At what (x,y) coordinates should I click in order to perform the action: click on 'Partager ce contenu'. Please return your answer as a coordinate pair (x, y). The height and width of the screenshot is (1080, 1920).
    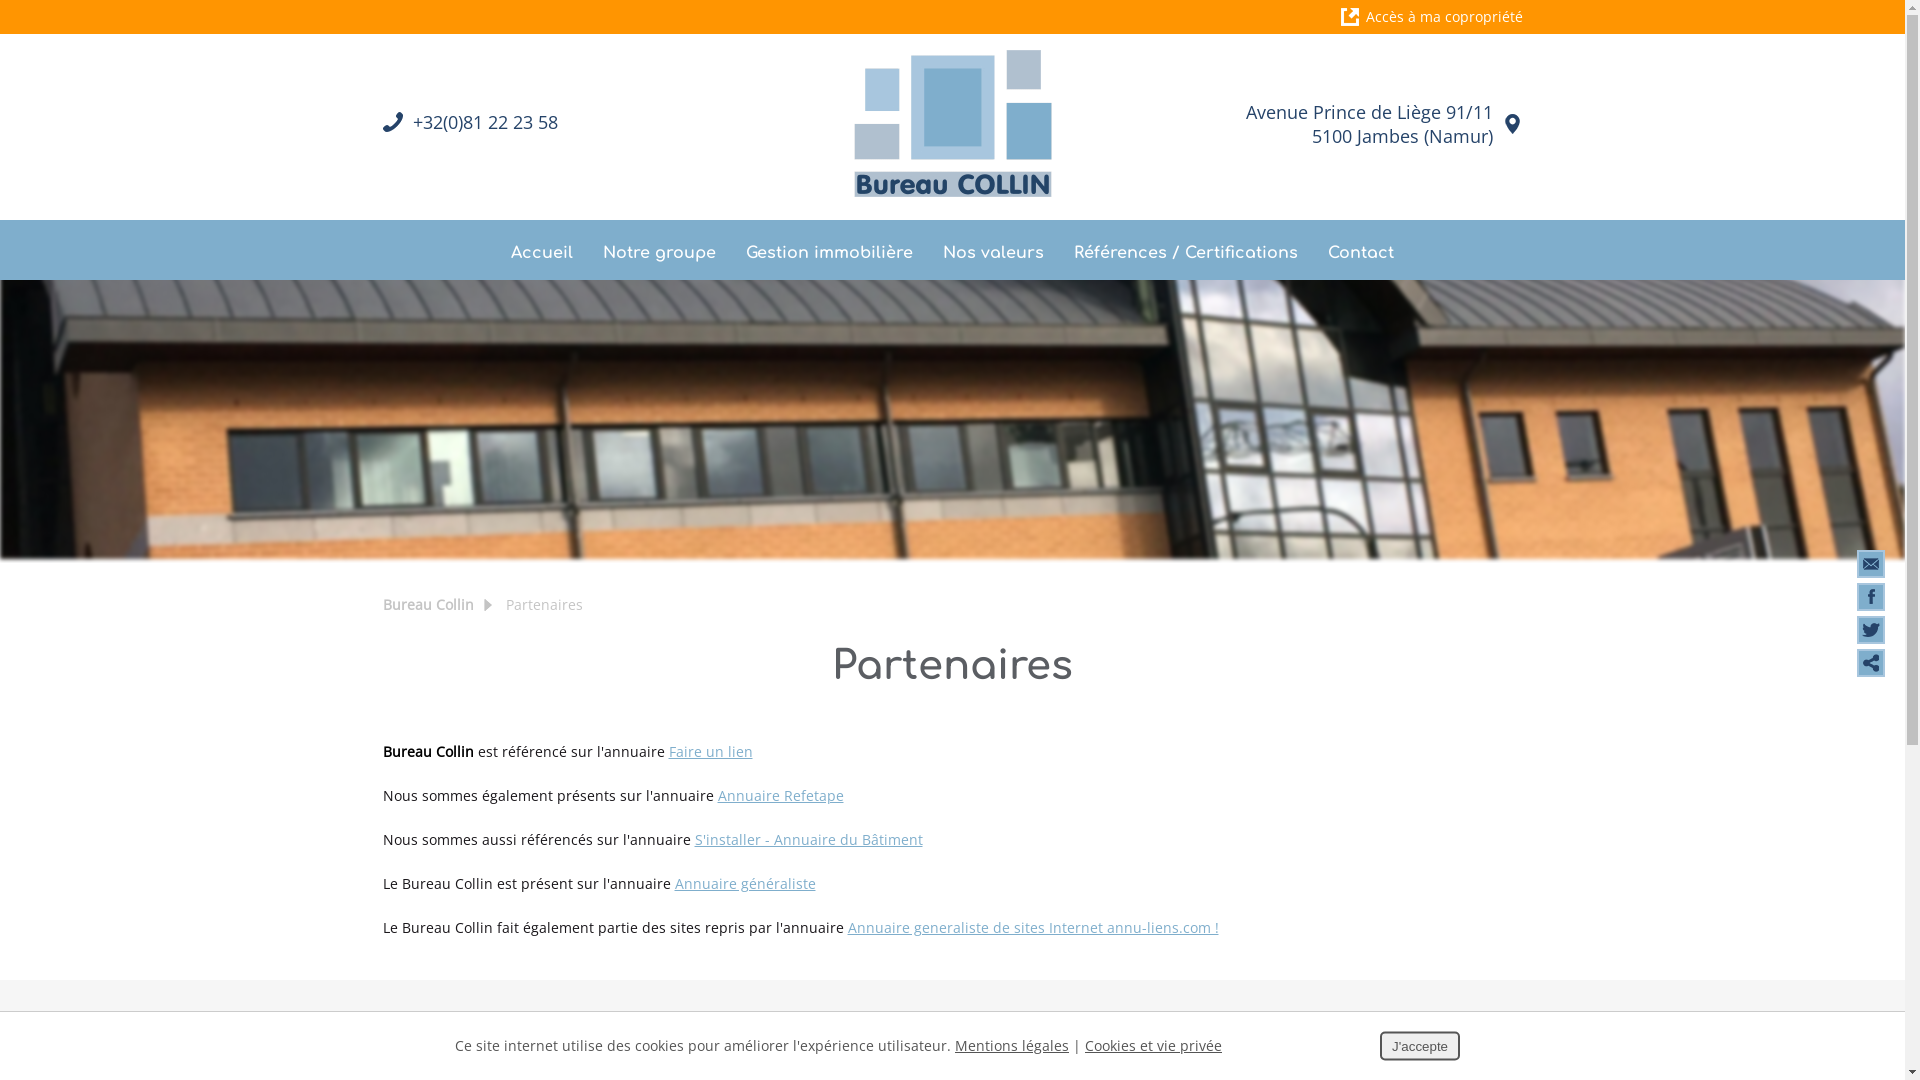
    Looking at the image, I should click on (1870, 663).